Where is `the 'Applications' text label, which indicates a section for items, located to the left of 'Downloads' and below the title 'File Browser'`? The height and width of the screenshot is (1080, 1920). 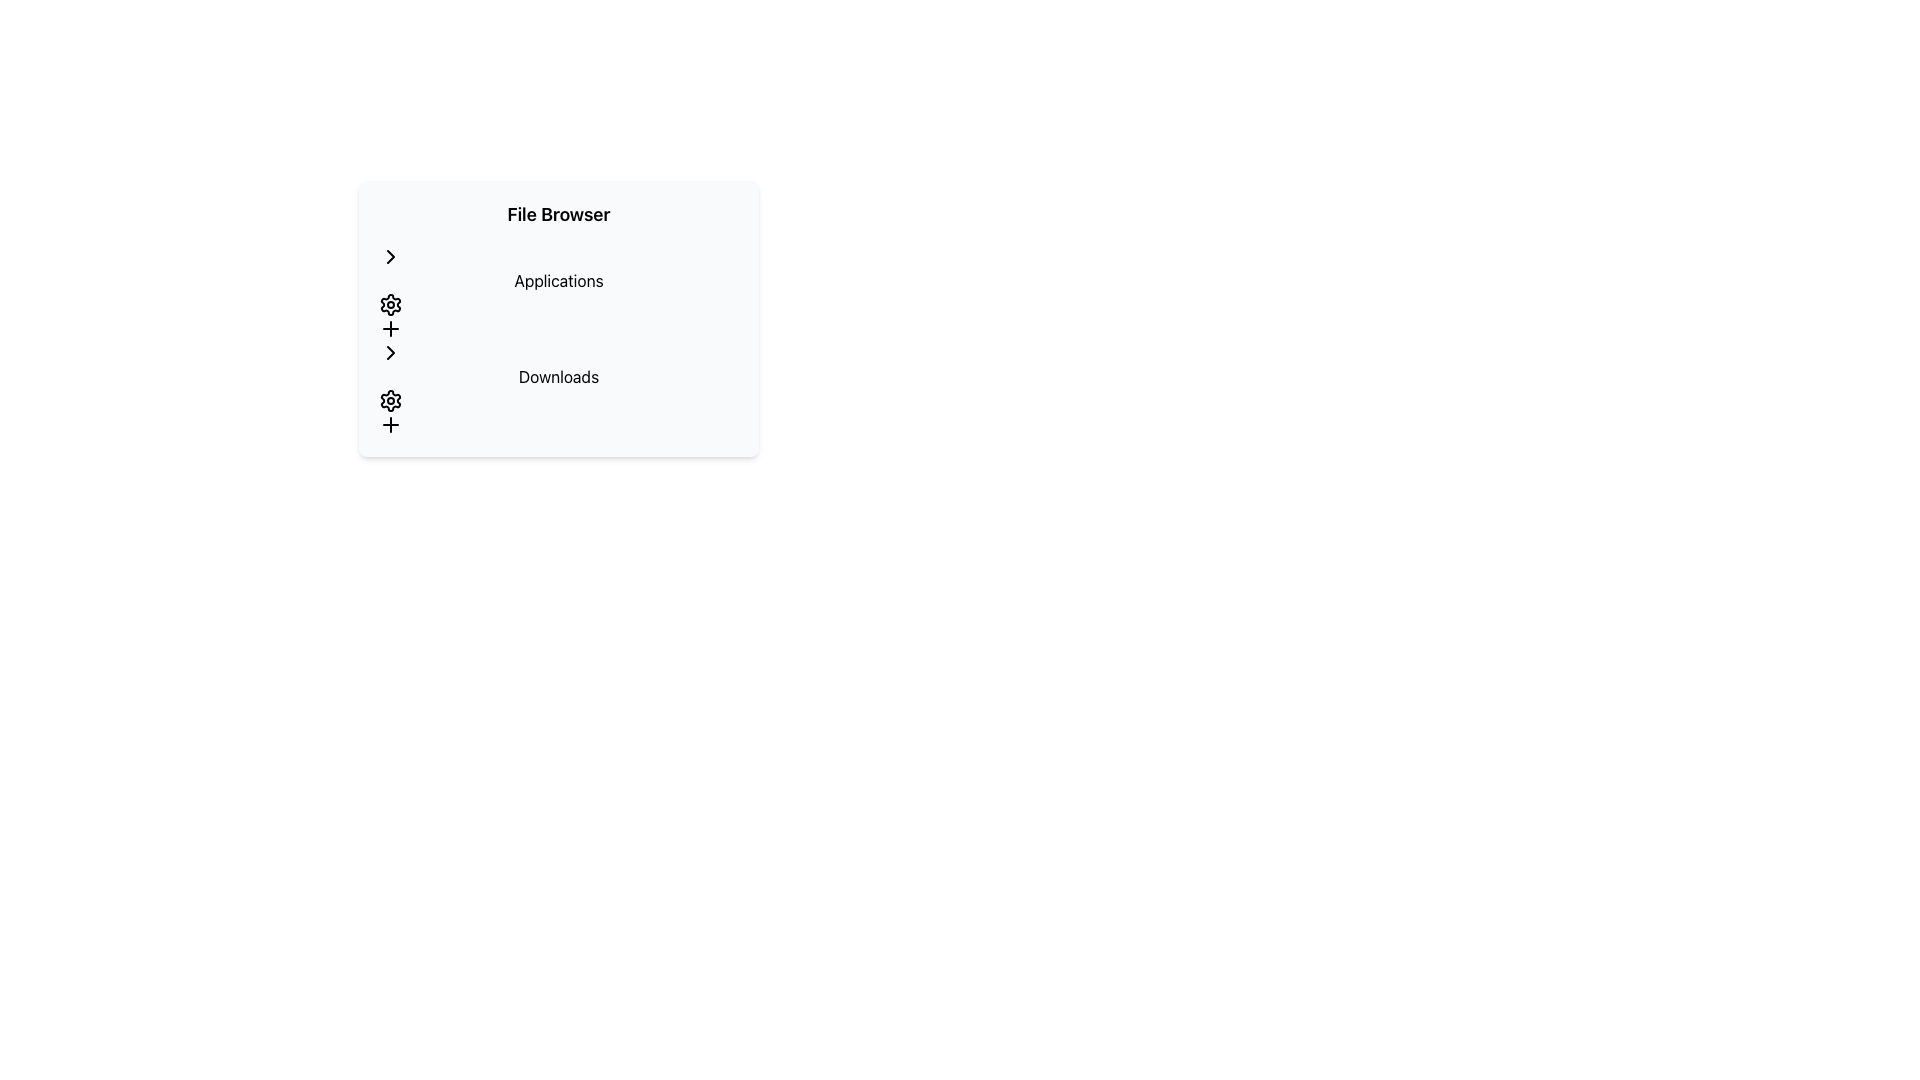
the 'Applications' text label, which indicates a section for items, located to the left of 'Downloads' and below the title 'File Browser' is located at coordinates (558, 281).